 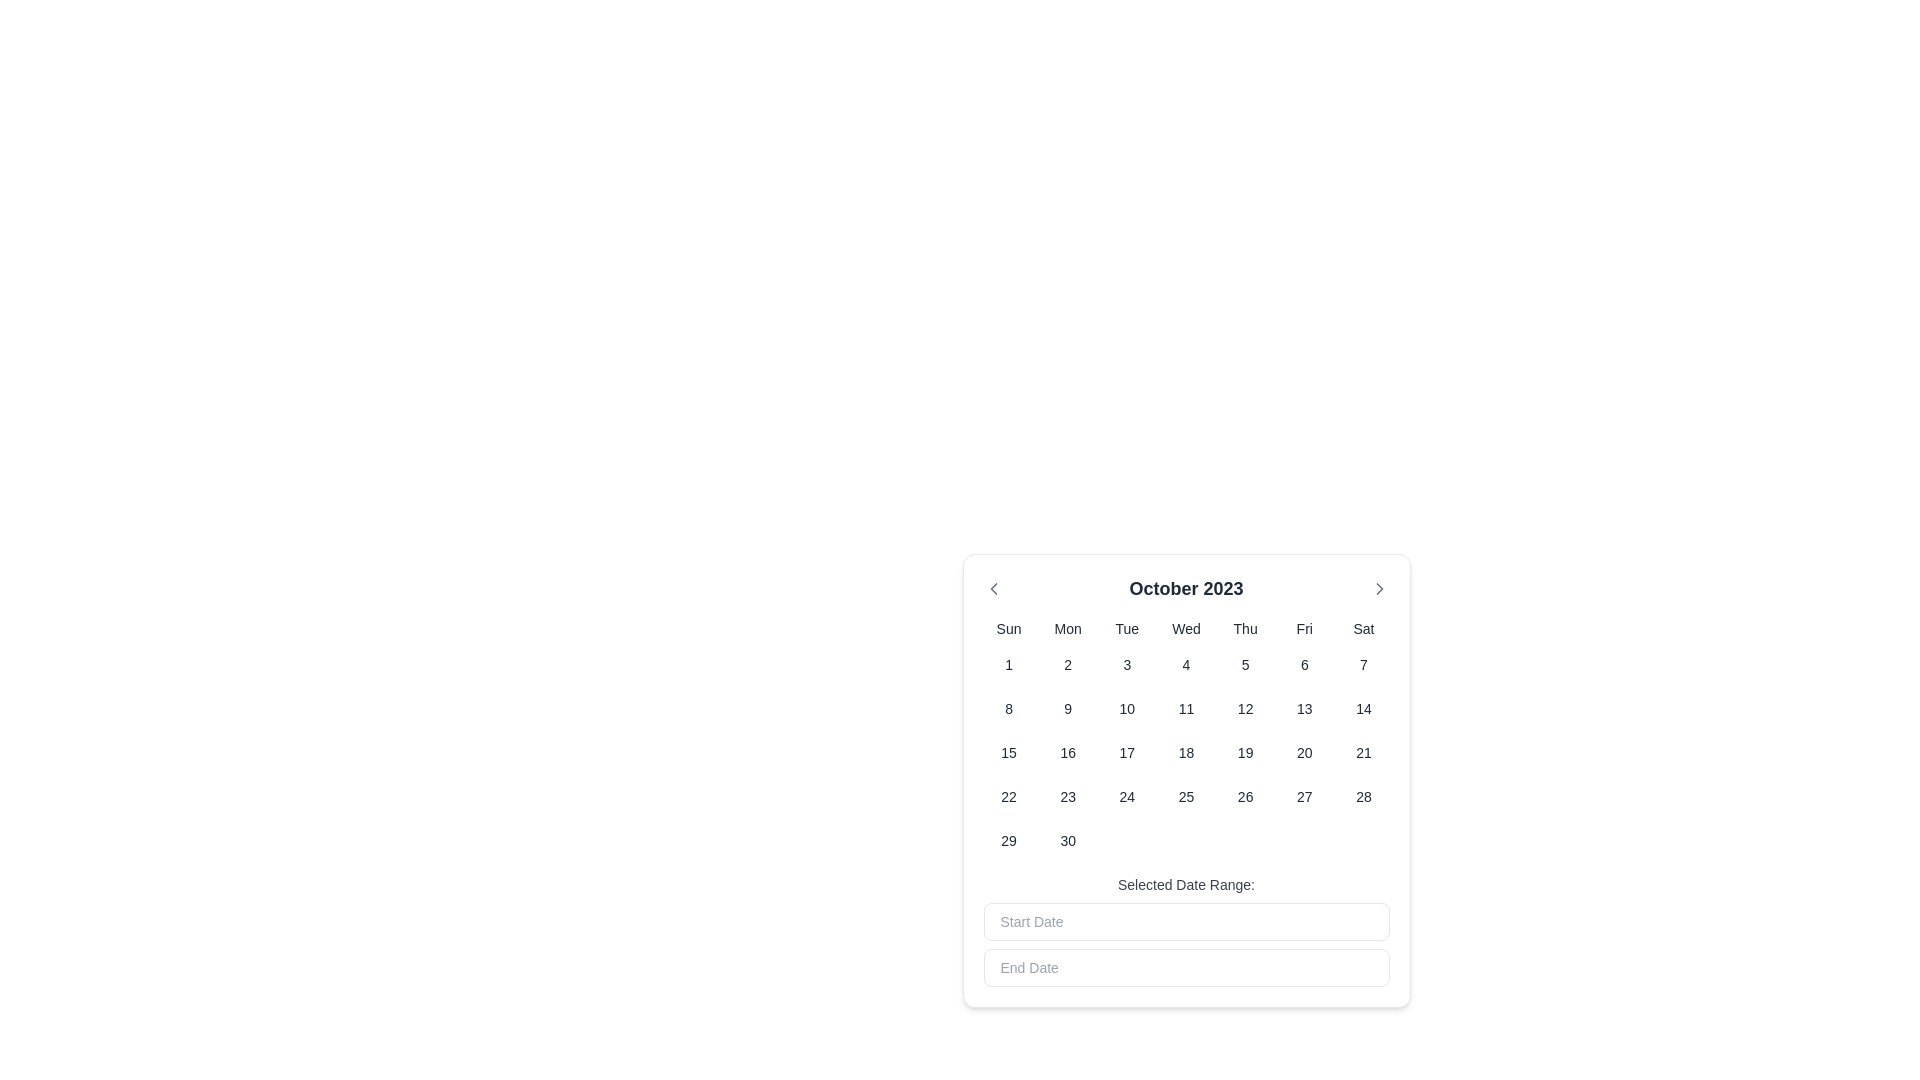 I want to click on the small, rounded rectangle button displaying the number '1' in the calendar layout, so click(x=1009, y=664).